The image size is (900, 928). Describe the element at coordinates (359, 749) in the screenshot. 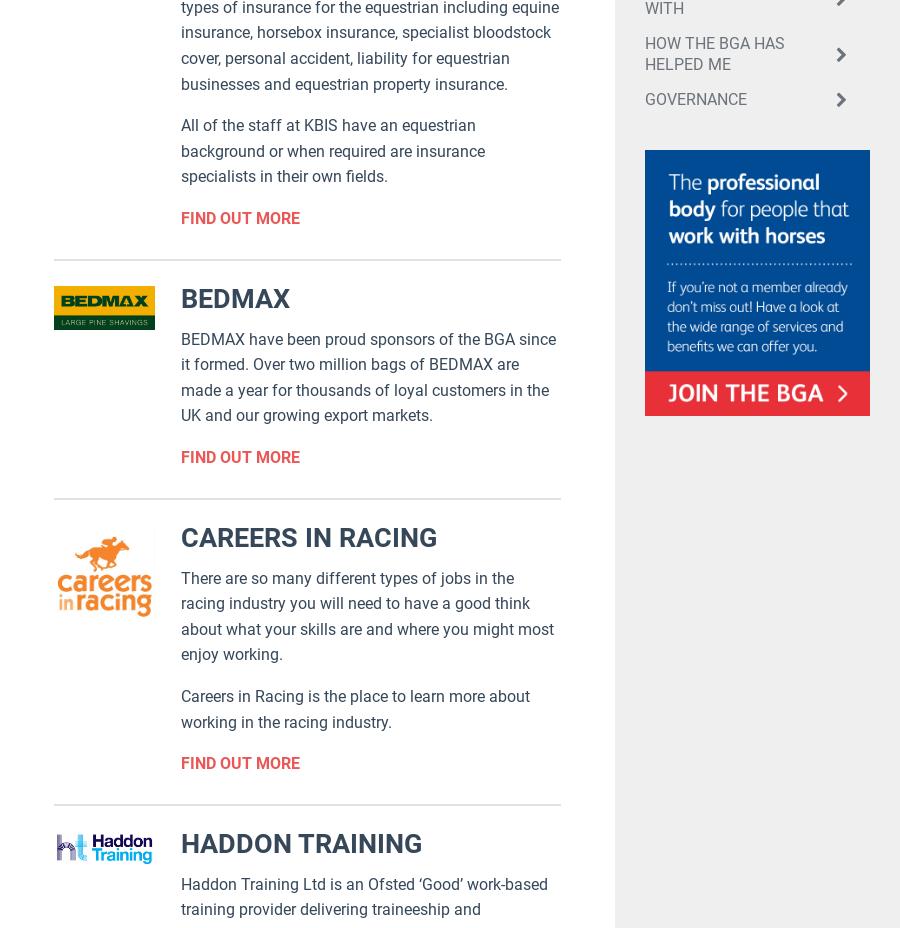

I see `'Contact'` at that location.